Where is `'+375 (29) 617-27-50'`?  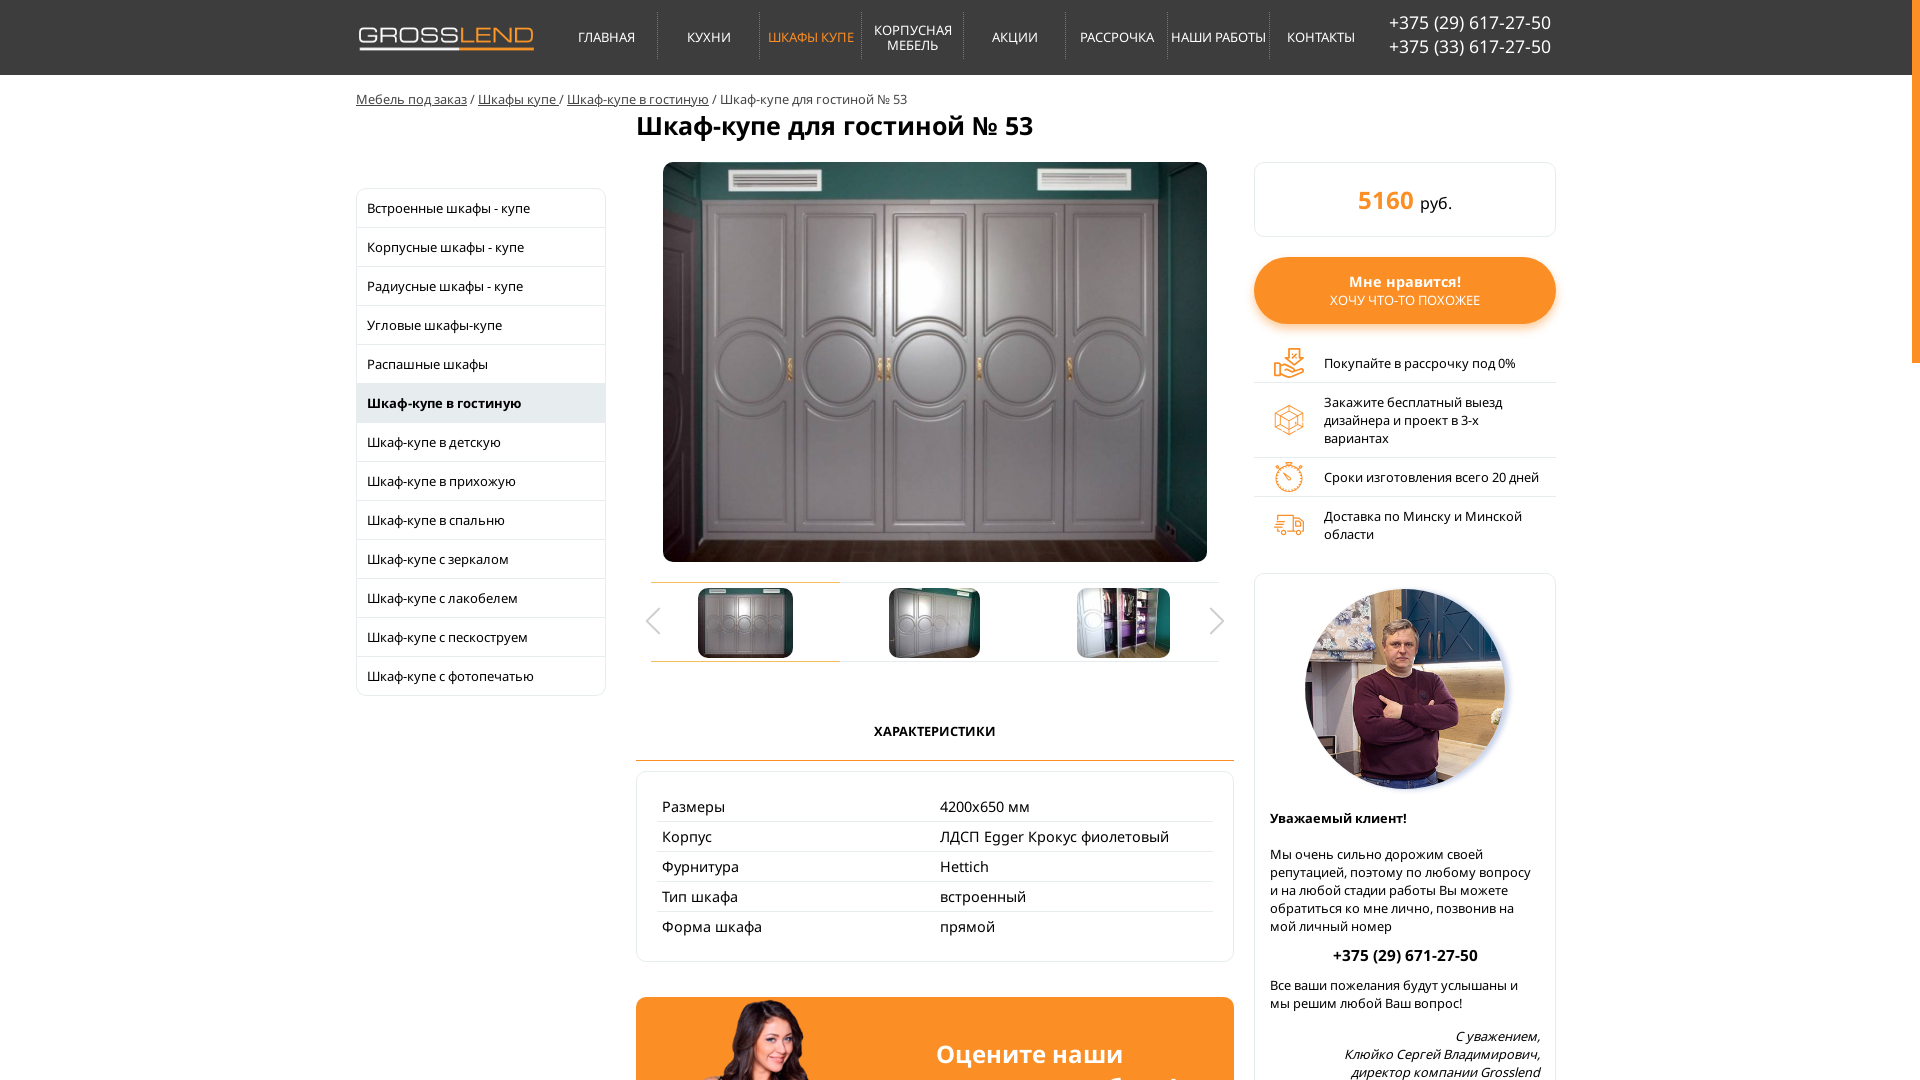 '+375 (29) 617-27-50' is located at coordinates (1469, 22).